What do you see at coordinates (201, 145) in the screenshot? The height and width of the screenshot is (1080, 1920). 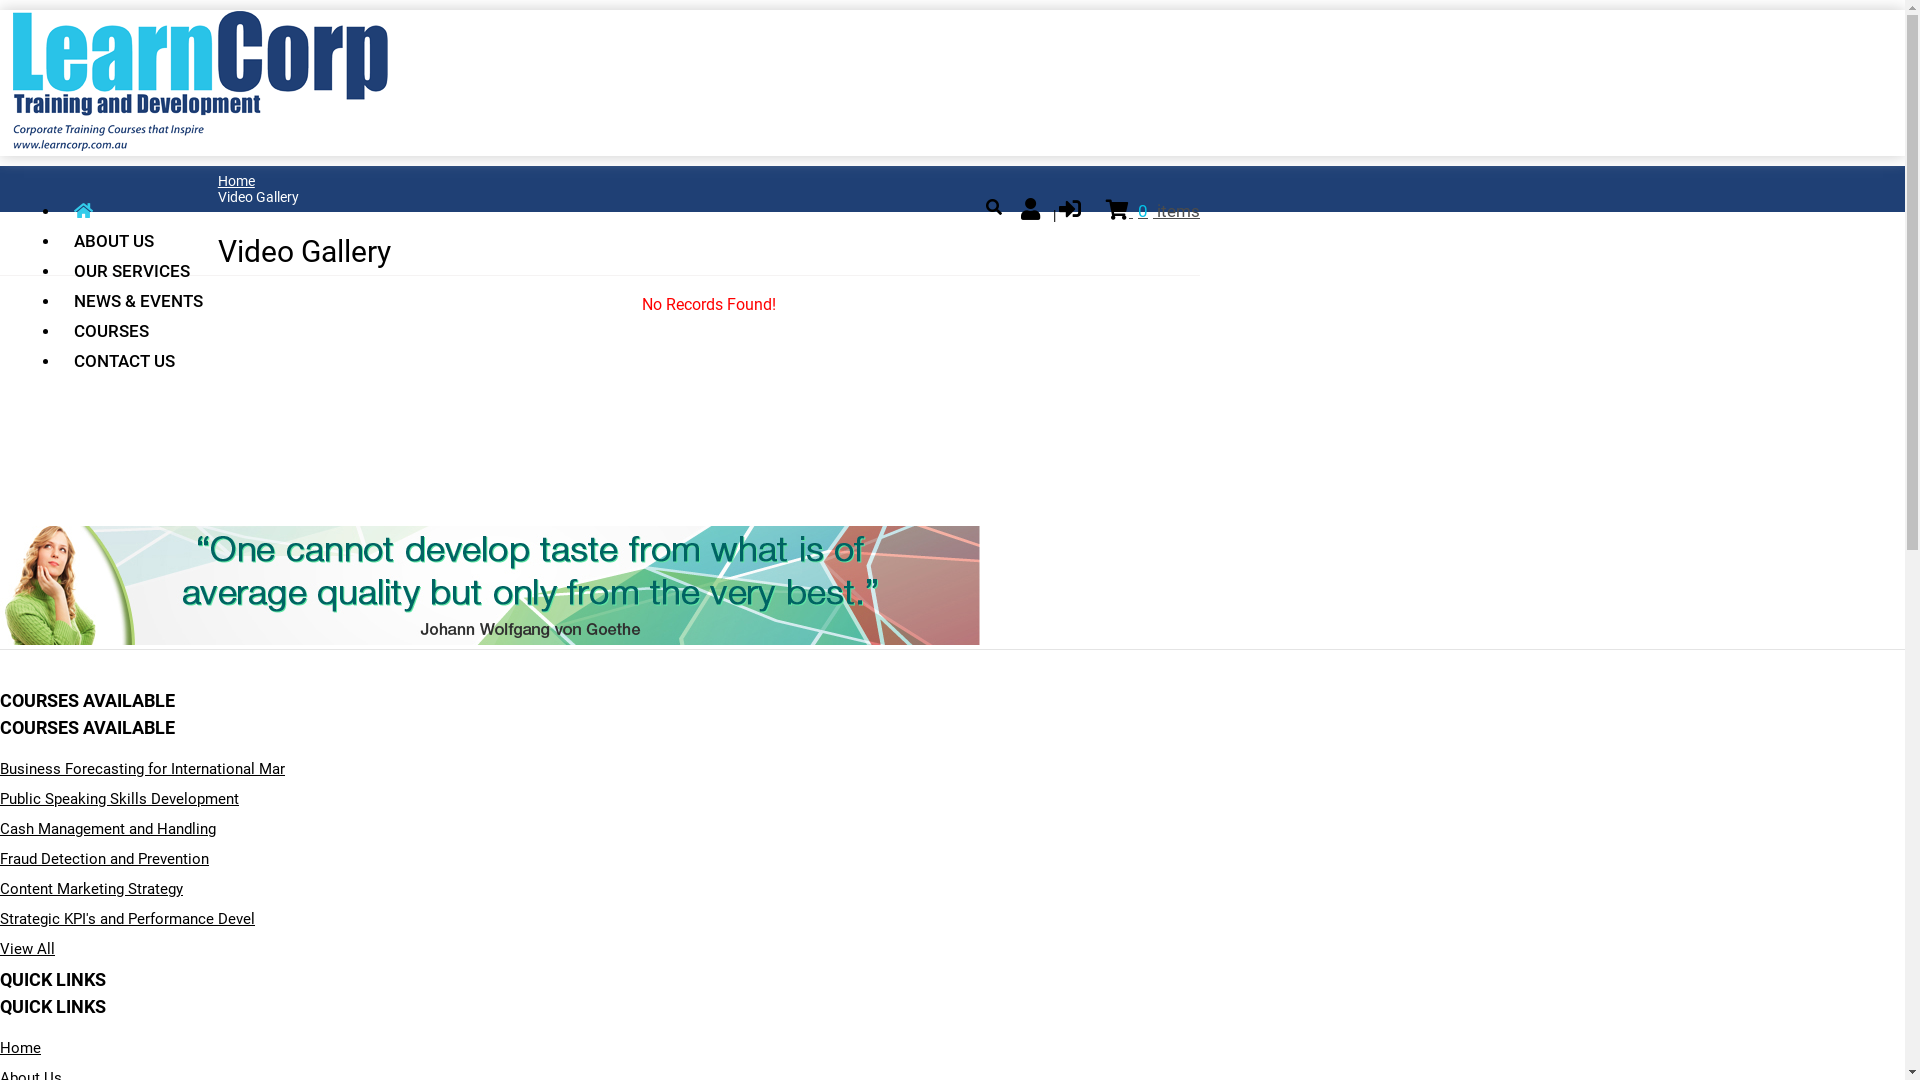 I see `'LearnCorp Training'` at bounding box center [201, 145].